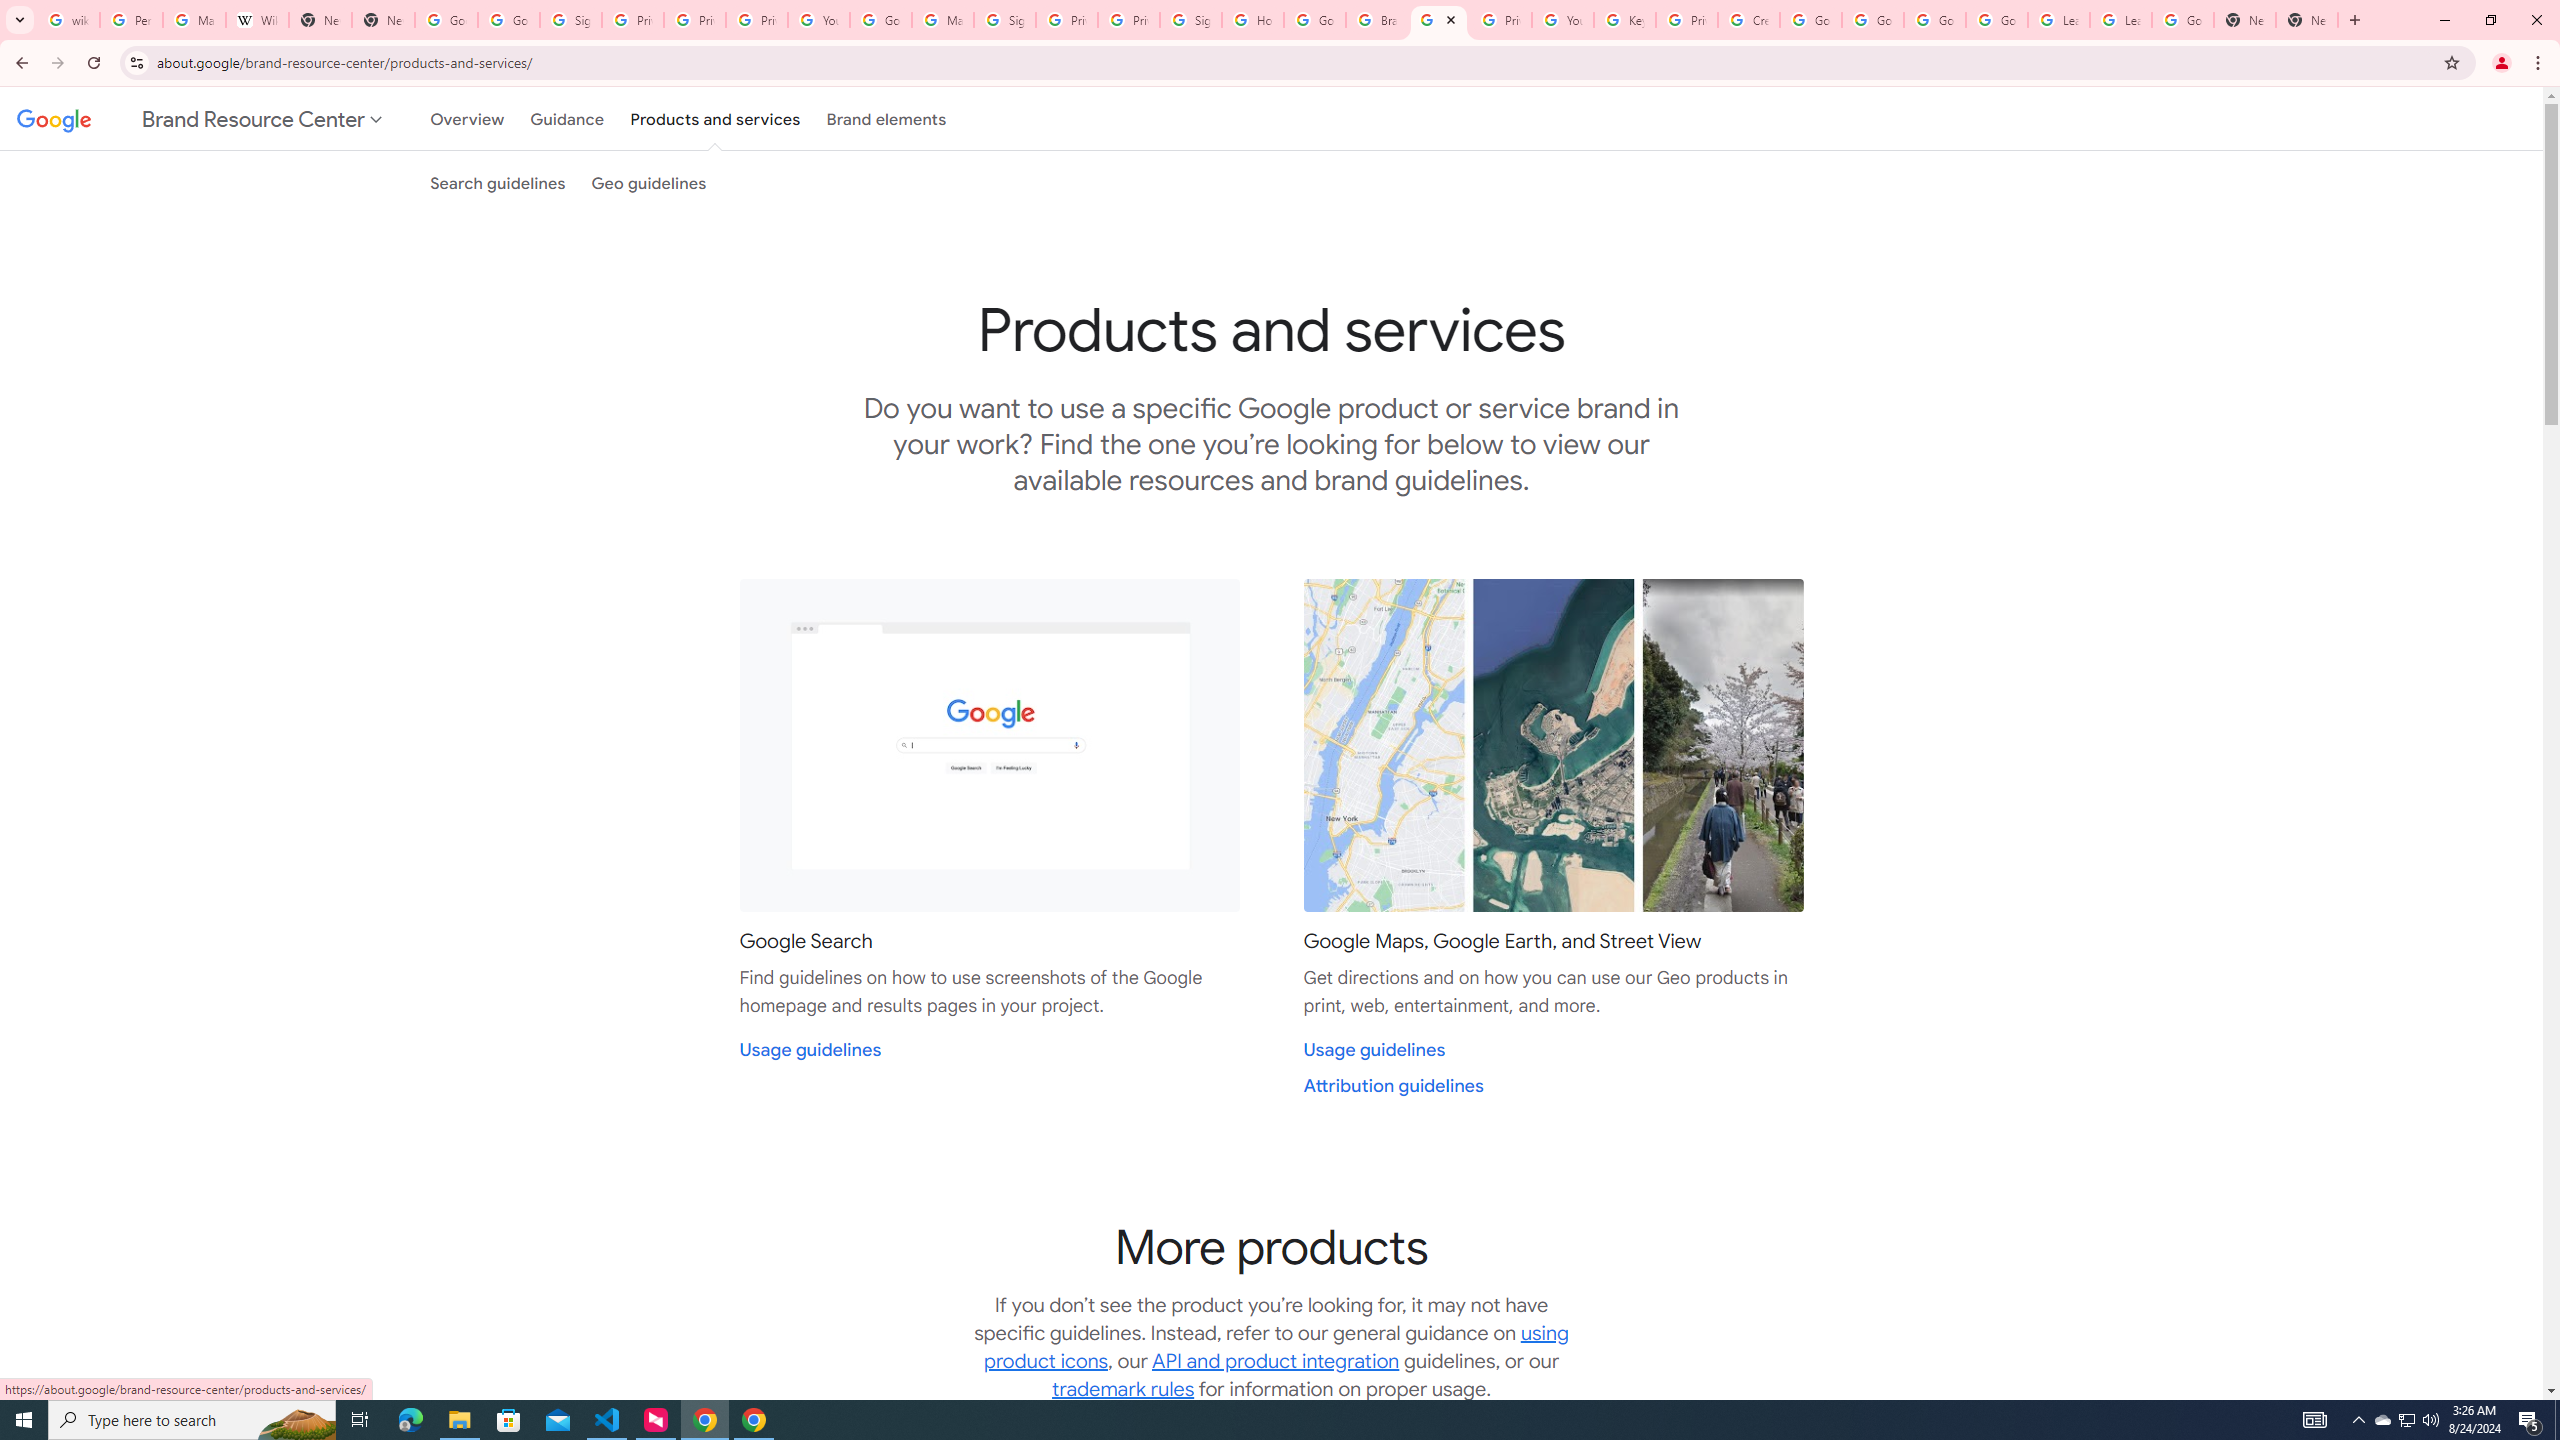  Describe the element at coordinates (193, 19) in the screenshot. I see `'Manage your Location History - Google Search Help'` at that location.